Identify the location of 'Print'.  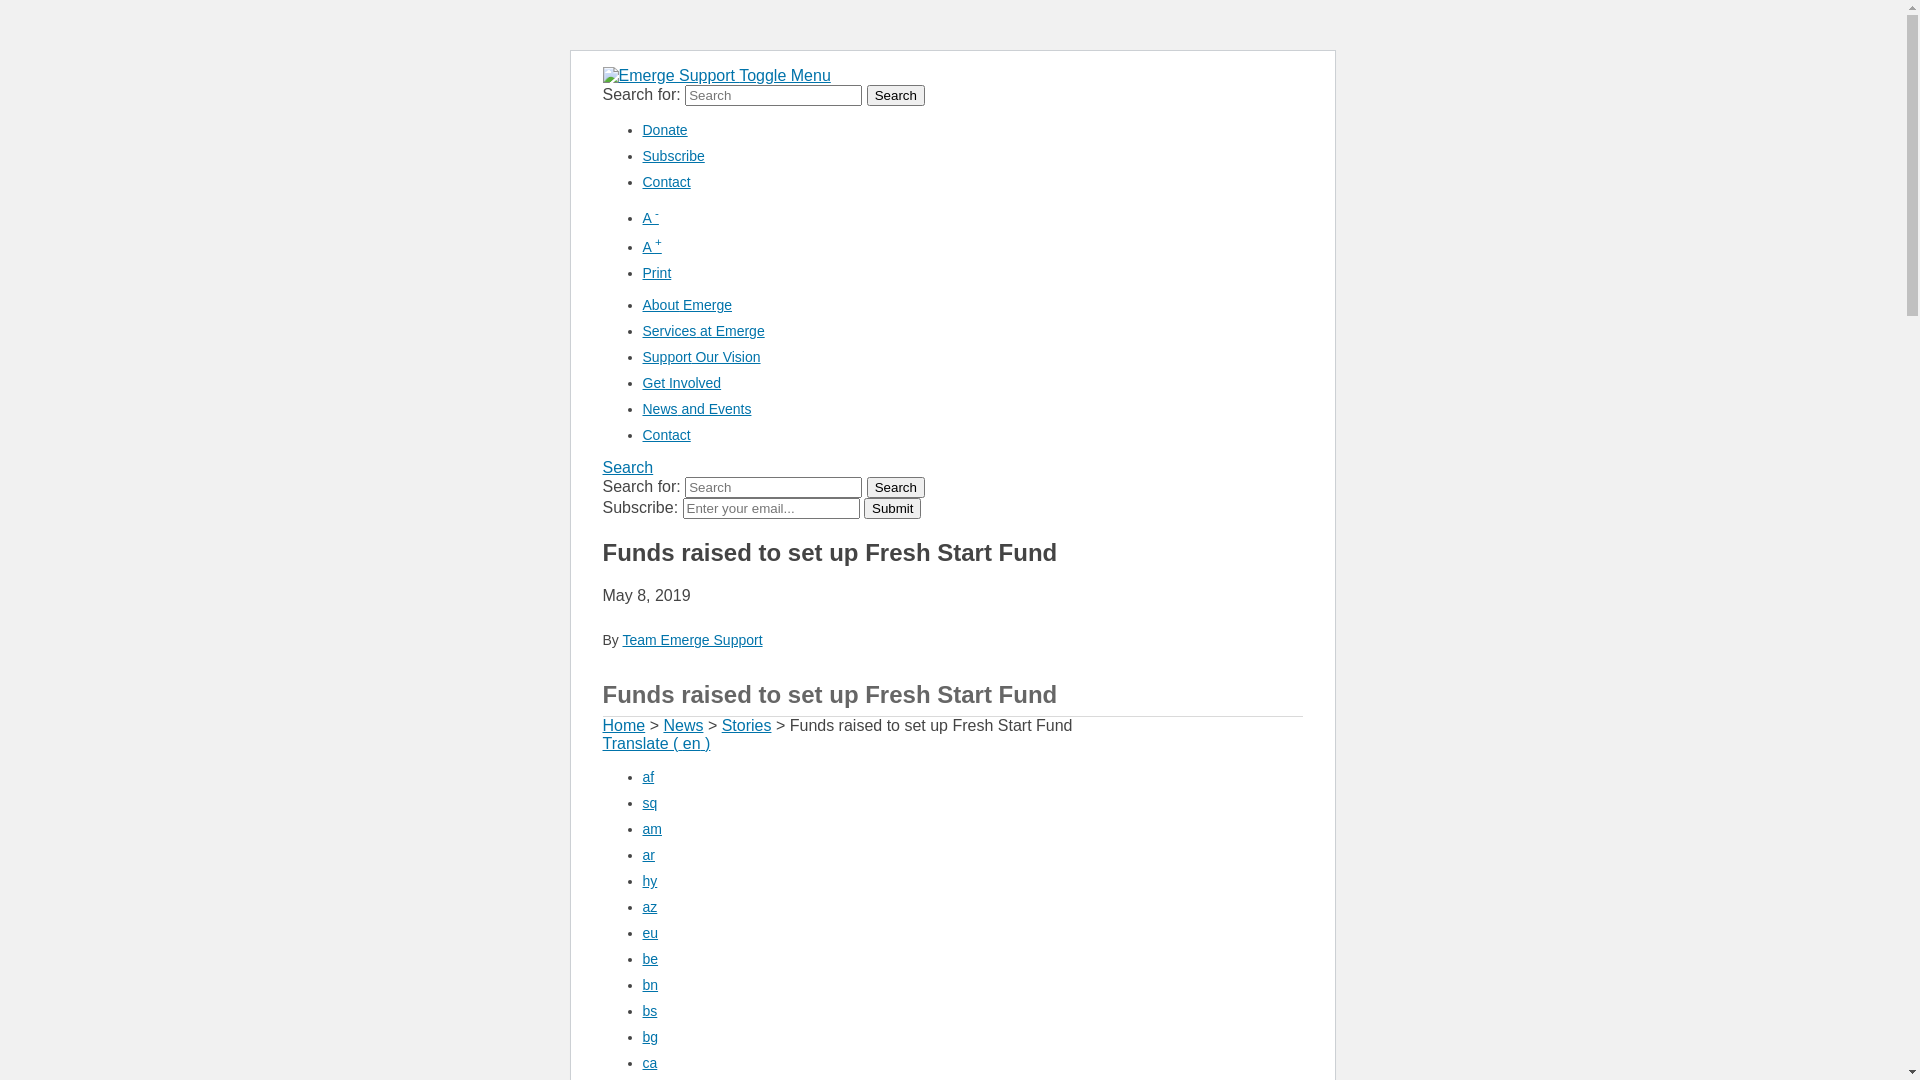
(642, 273).